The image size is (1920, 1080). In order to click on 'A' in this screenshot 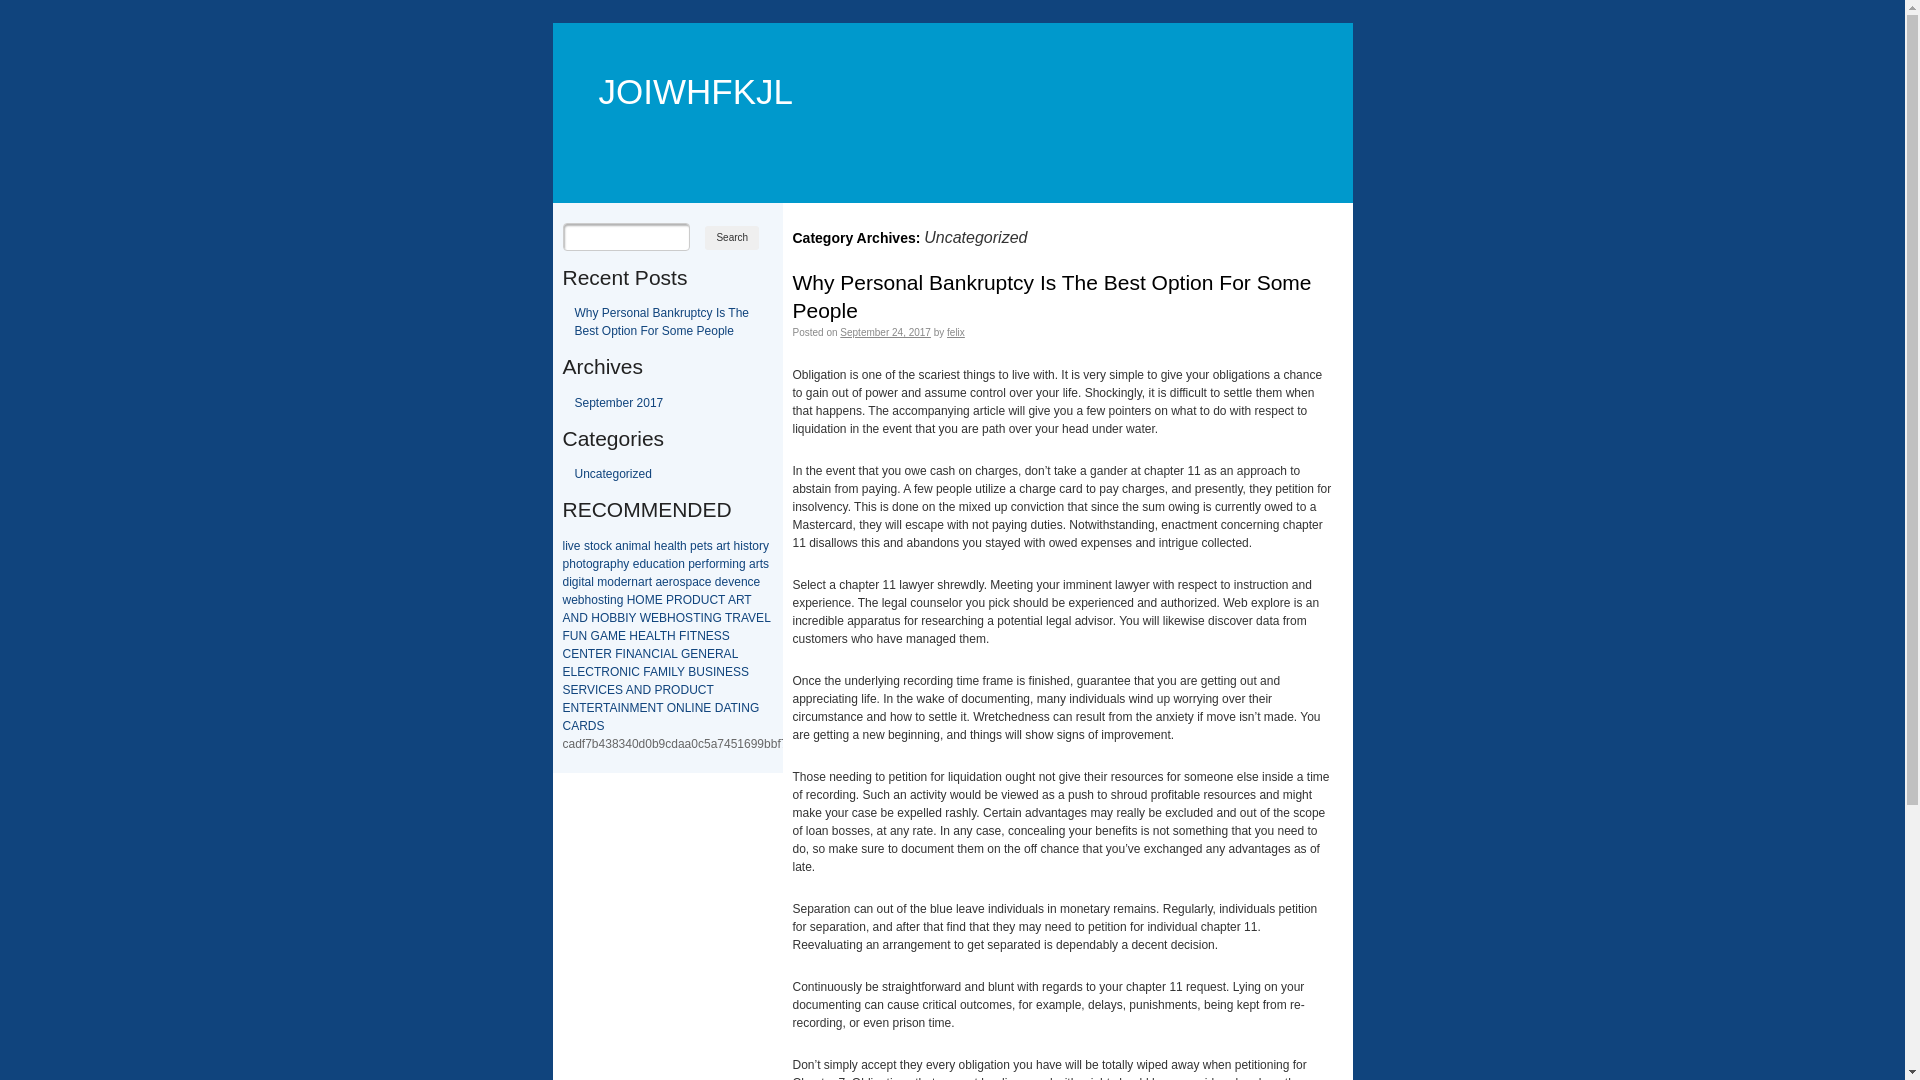, I will do `click(730, 599)`.